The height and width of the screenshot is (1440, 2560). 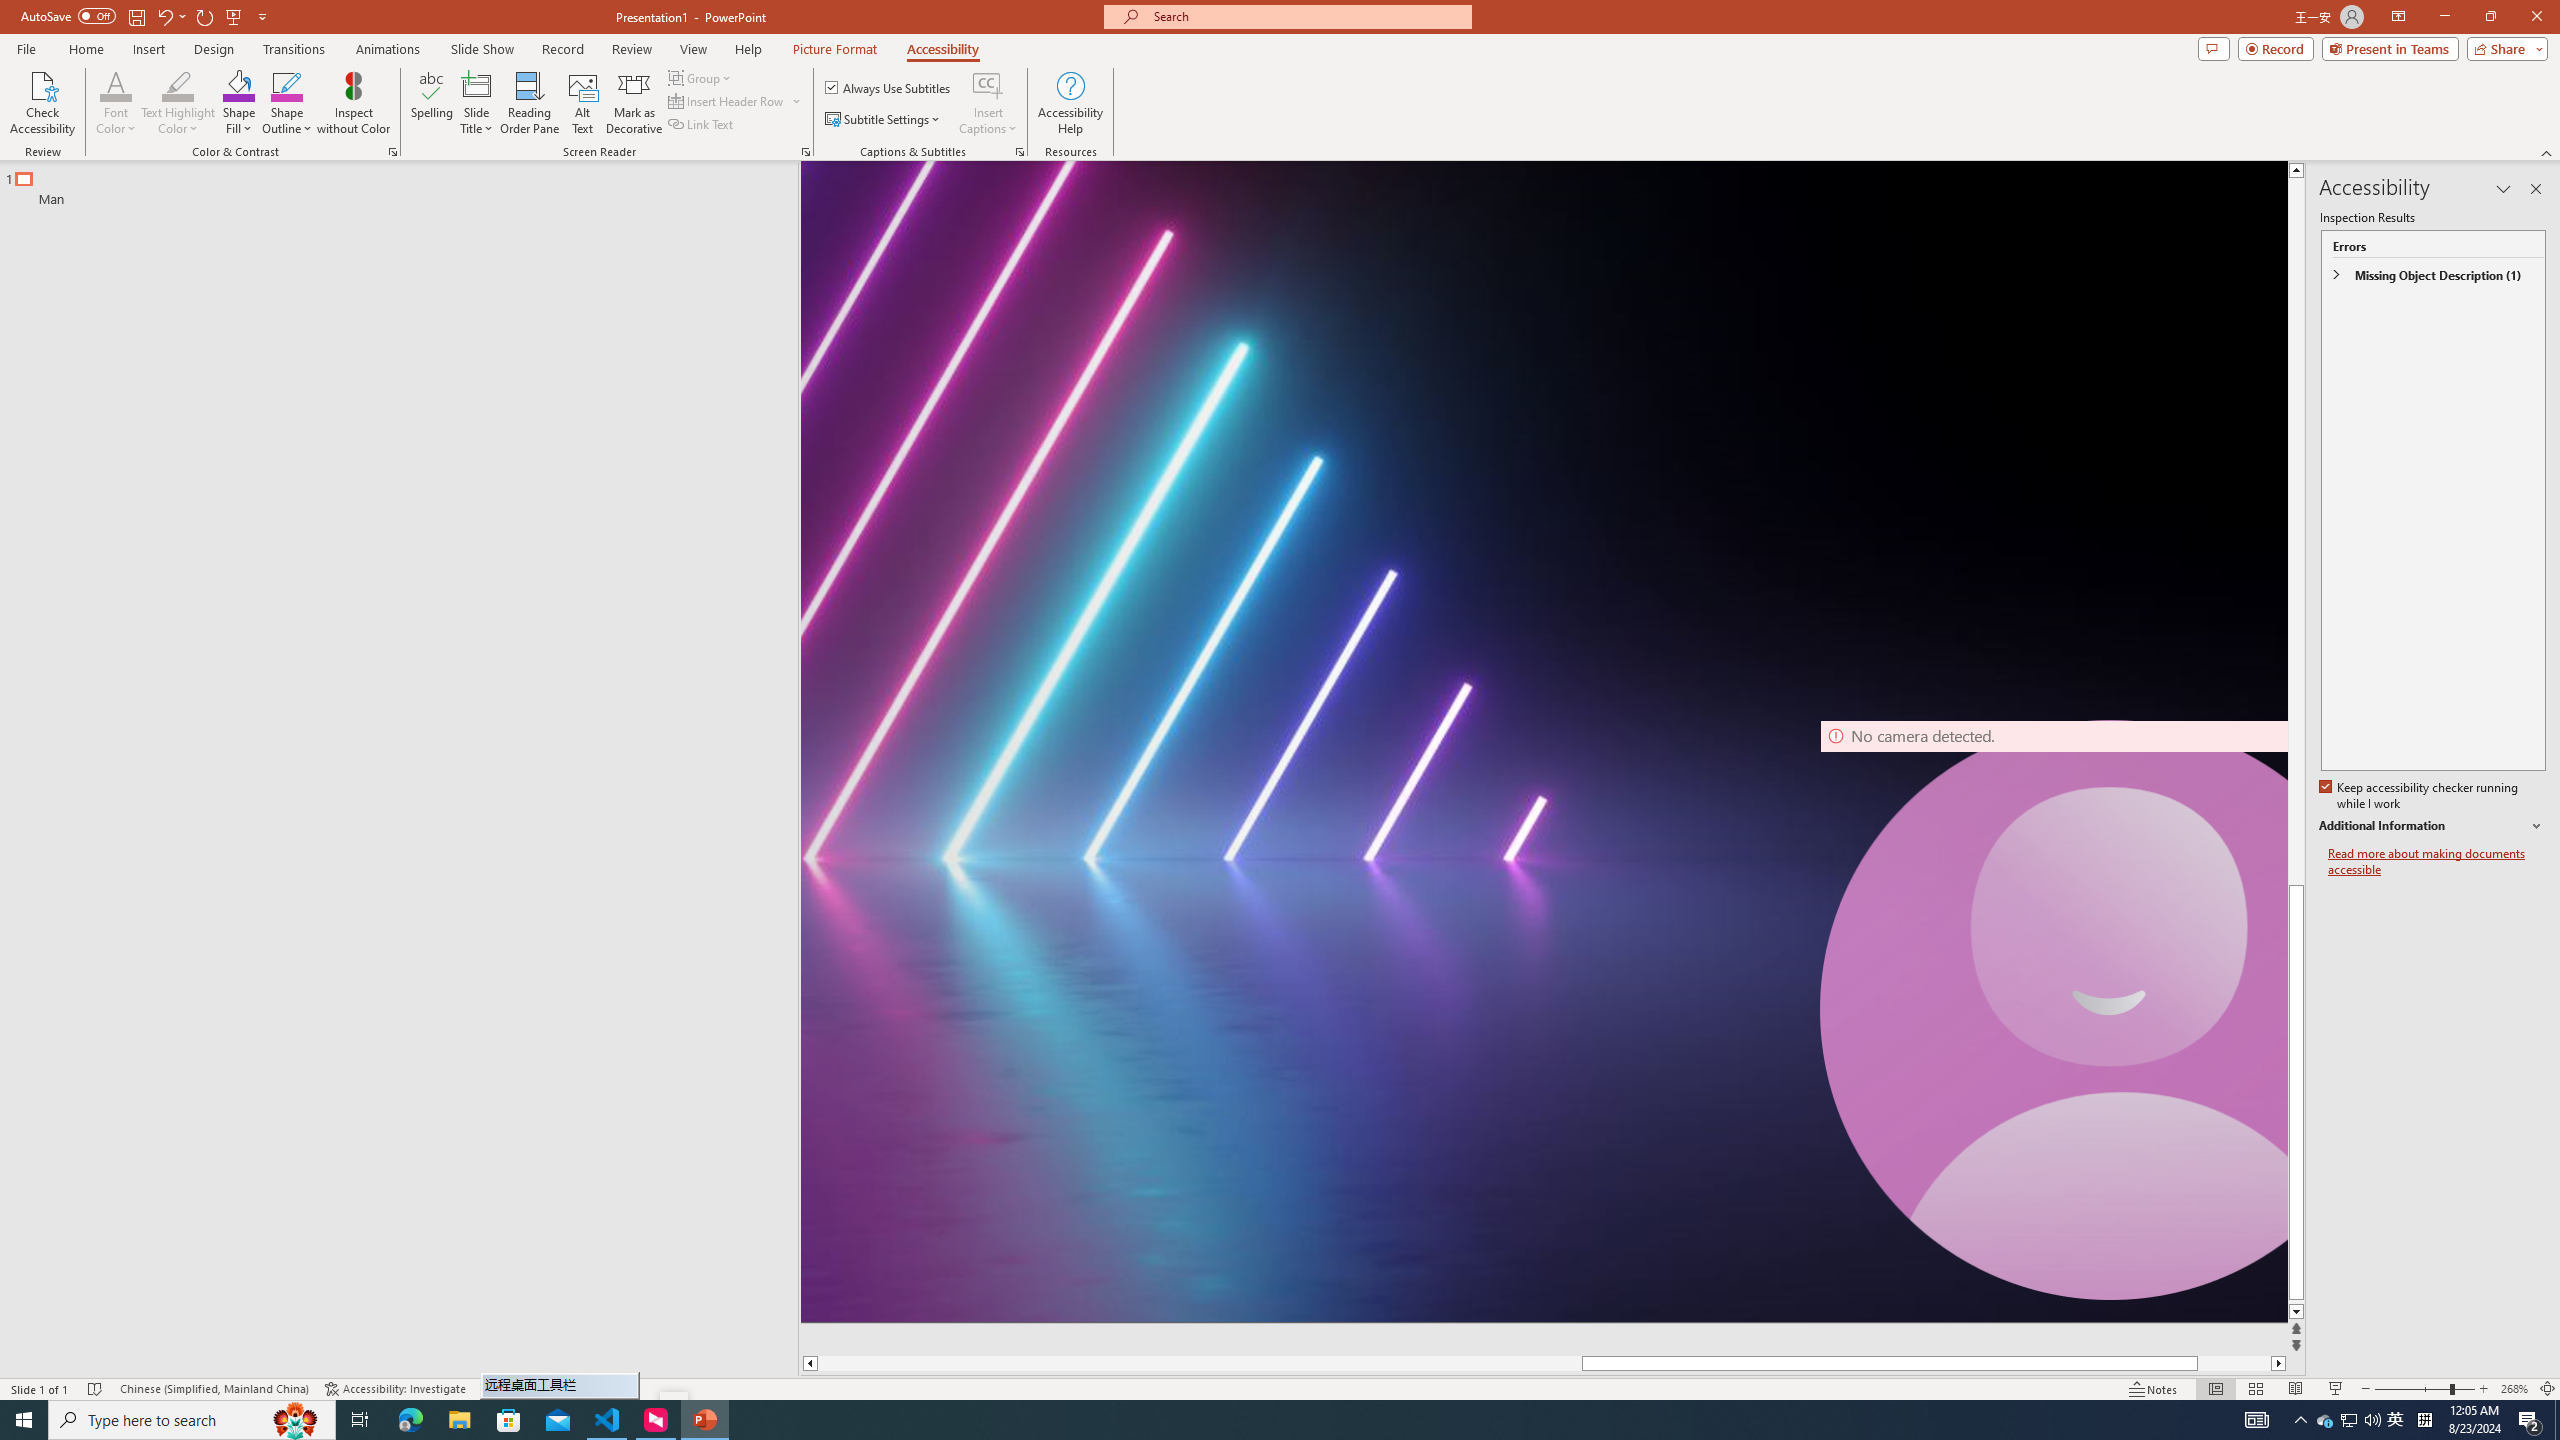 What do you see at coordinates (239, 103) in the screenshot?
I see `'Shape Fill'` at bounding box center [239, 103].